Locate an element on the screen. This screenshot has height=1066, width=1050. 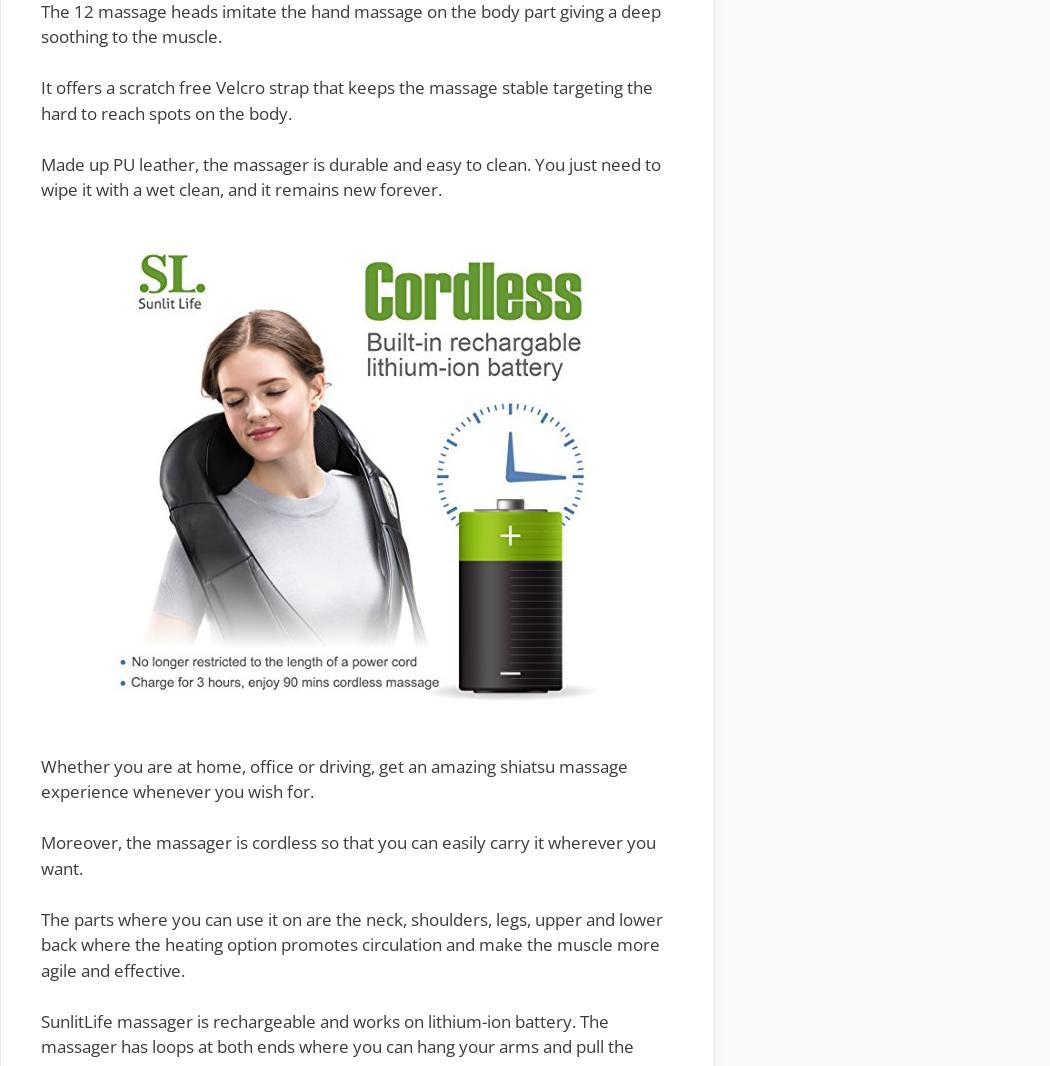
'that keeps the massage stable targeting the hard to reach spots on the body.' is located at coordinates (346, 98).